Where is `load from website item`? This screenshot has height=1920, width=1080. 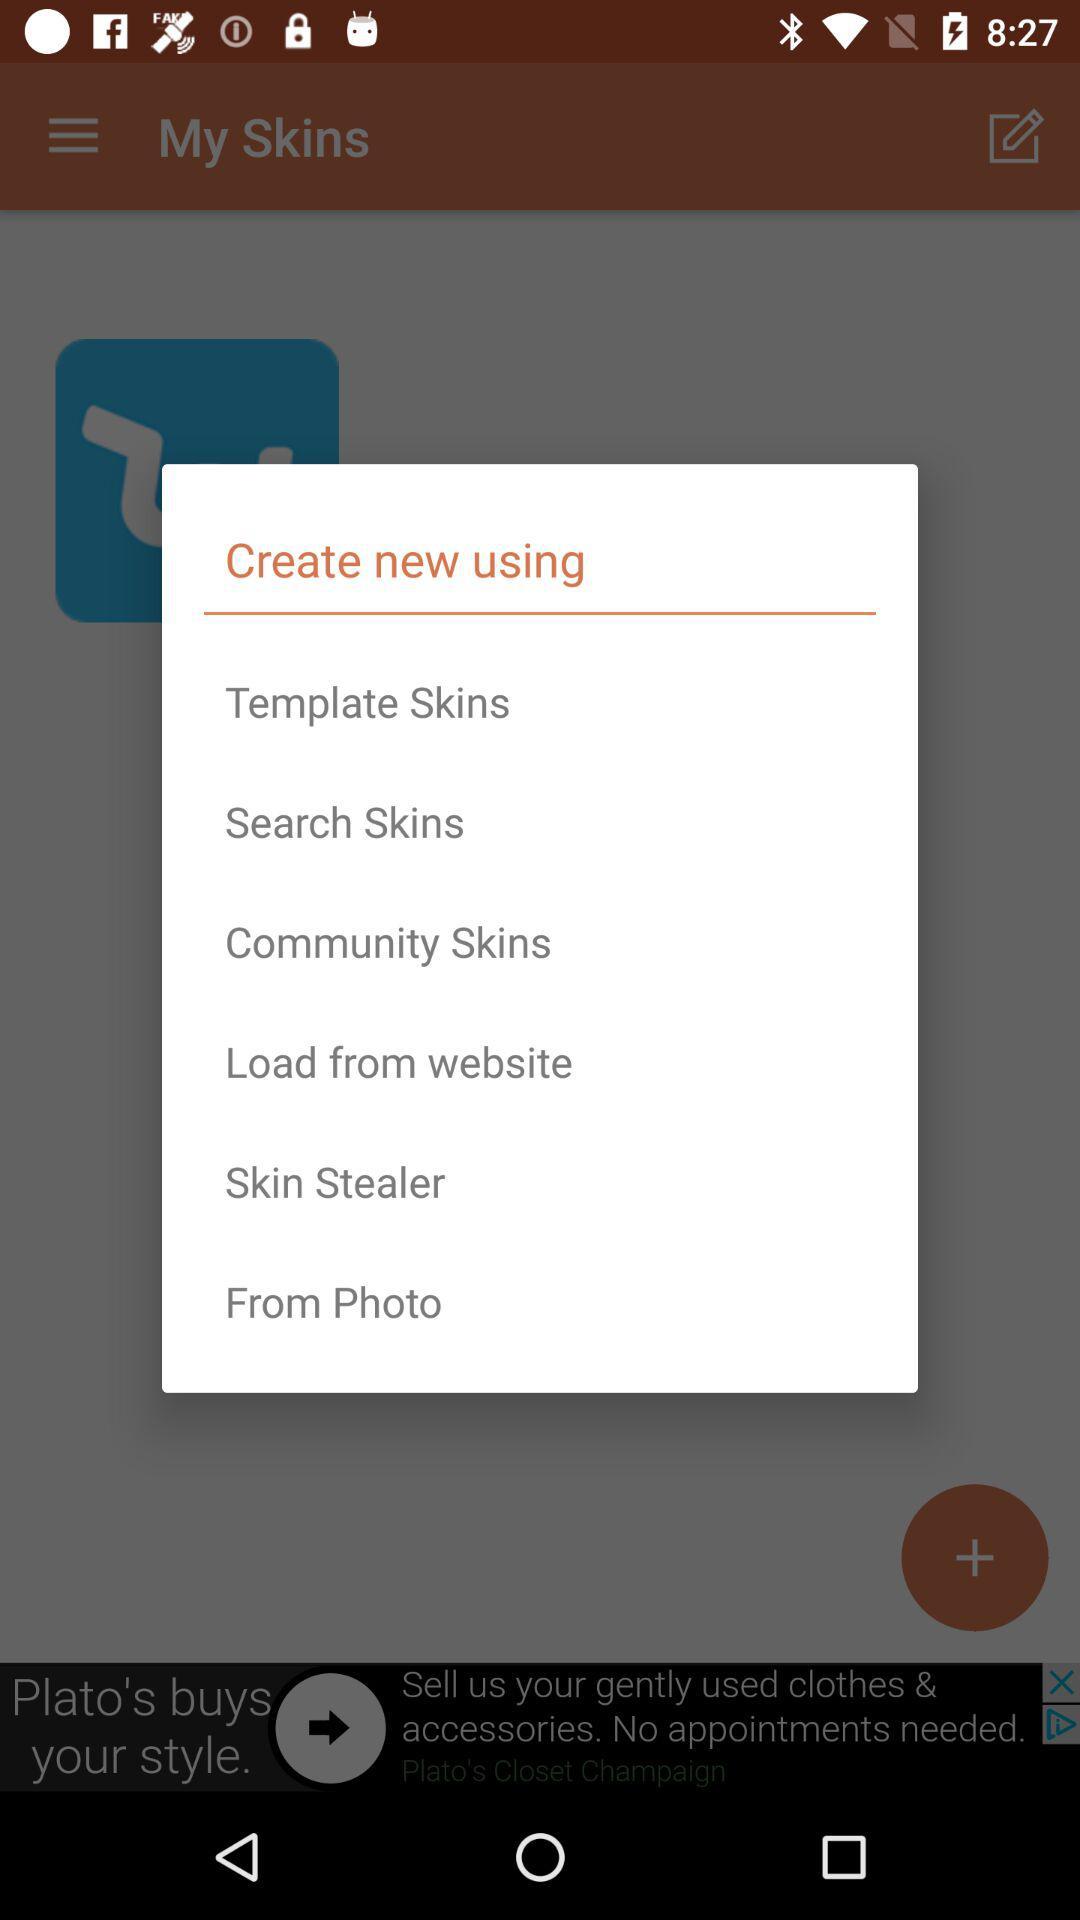
load from website item is located at coordinates (540, 1060).